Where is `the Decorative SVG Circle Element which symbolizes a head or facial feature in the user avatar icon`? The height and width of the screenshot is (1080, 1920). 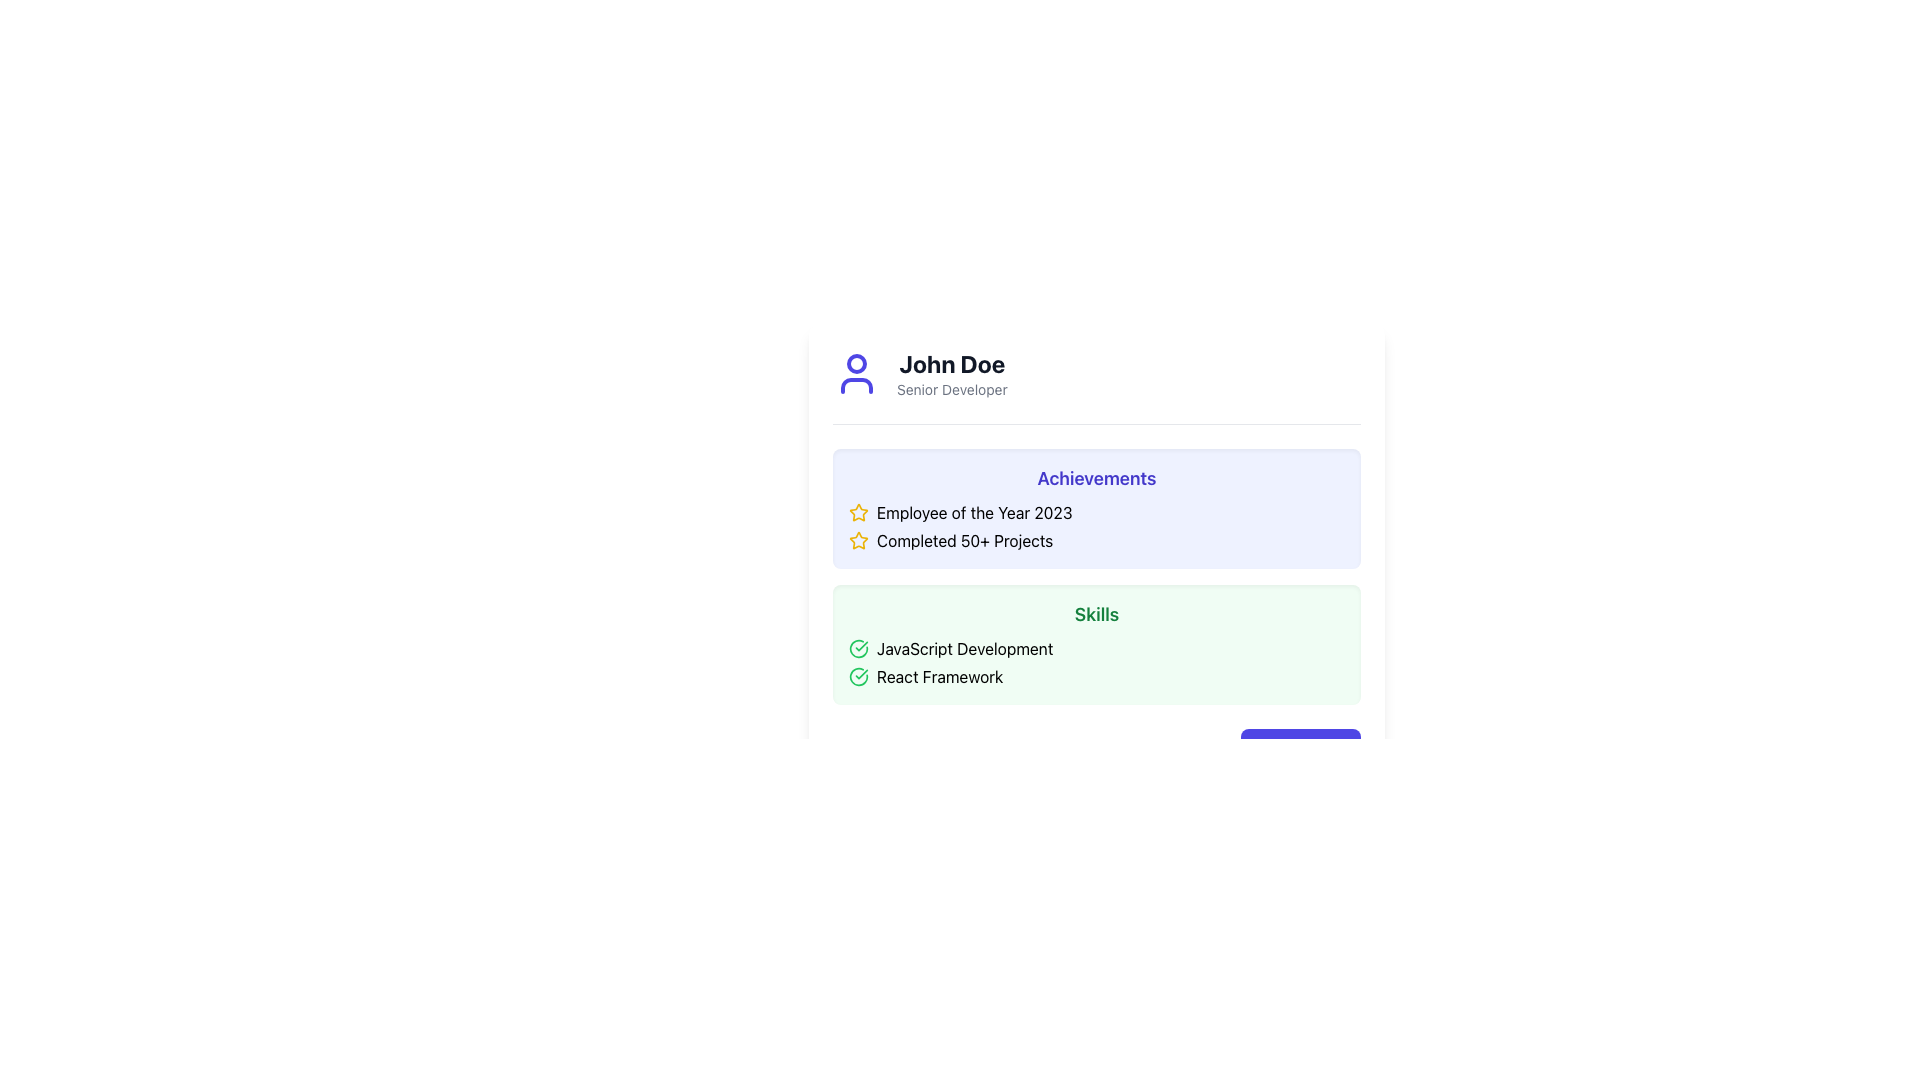 the Decorative SVG Circle Element which symbolizes a head or facial feature in the user avatar icon is located at coordinates (857, 363).